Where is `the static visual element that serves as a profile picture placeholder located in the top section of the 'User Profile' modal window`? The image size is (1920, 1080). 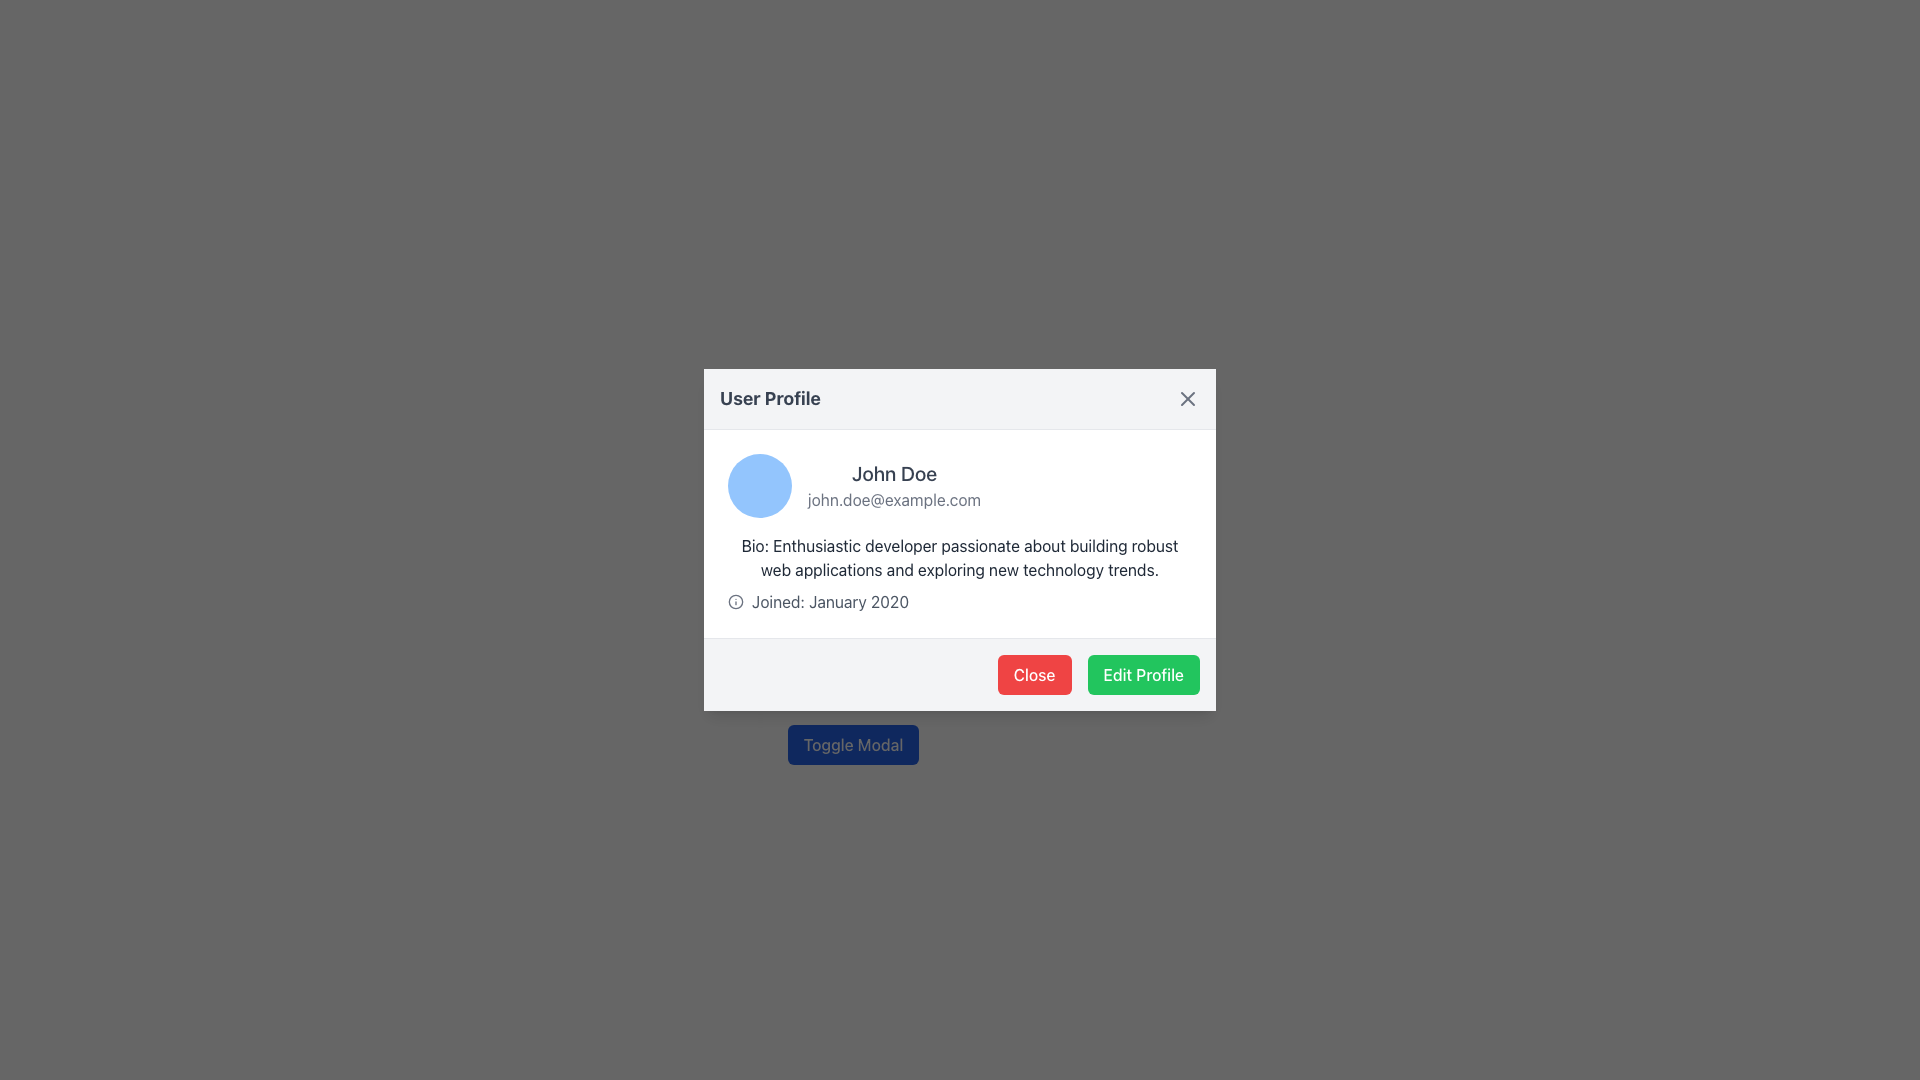
the static visual element that serves as a profile picture placeholder located in the top section of the 'User Profile' modal window is located at coordinates (758, 486).